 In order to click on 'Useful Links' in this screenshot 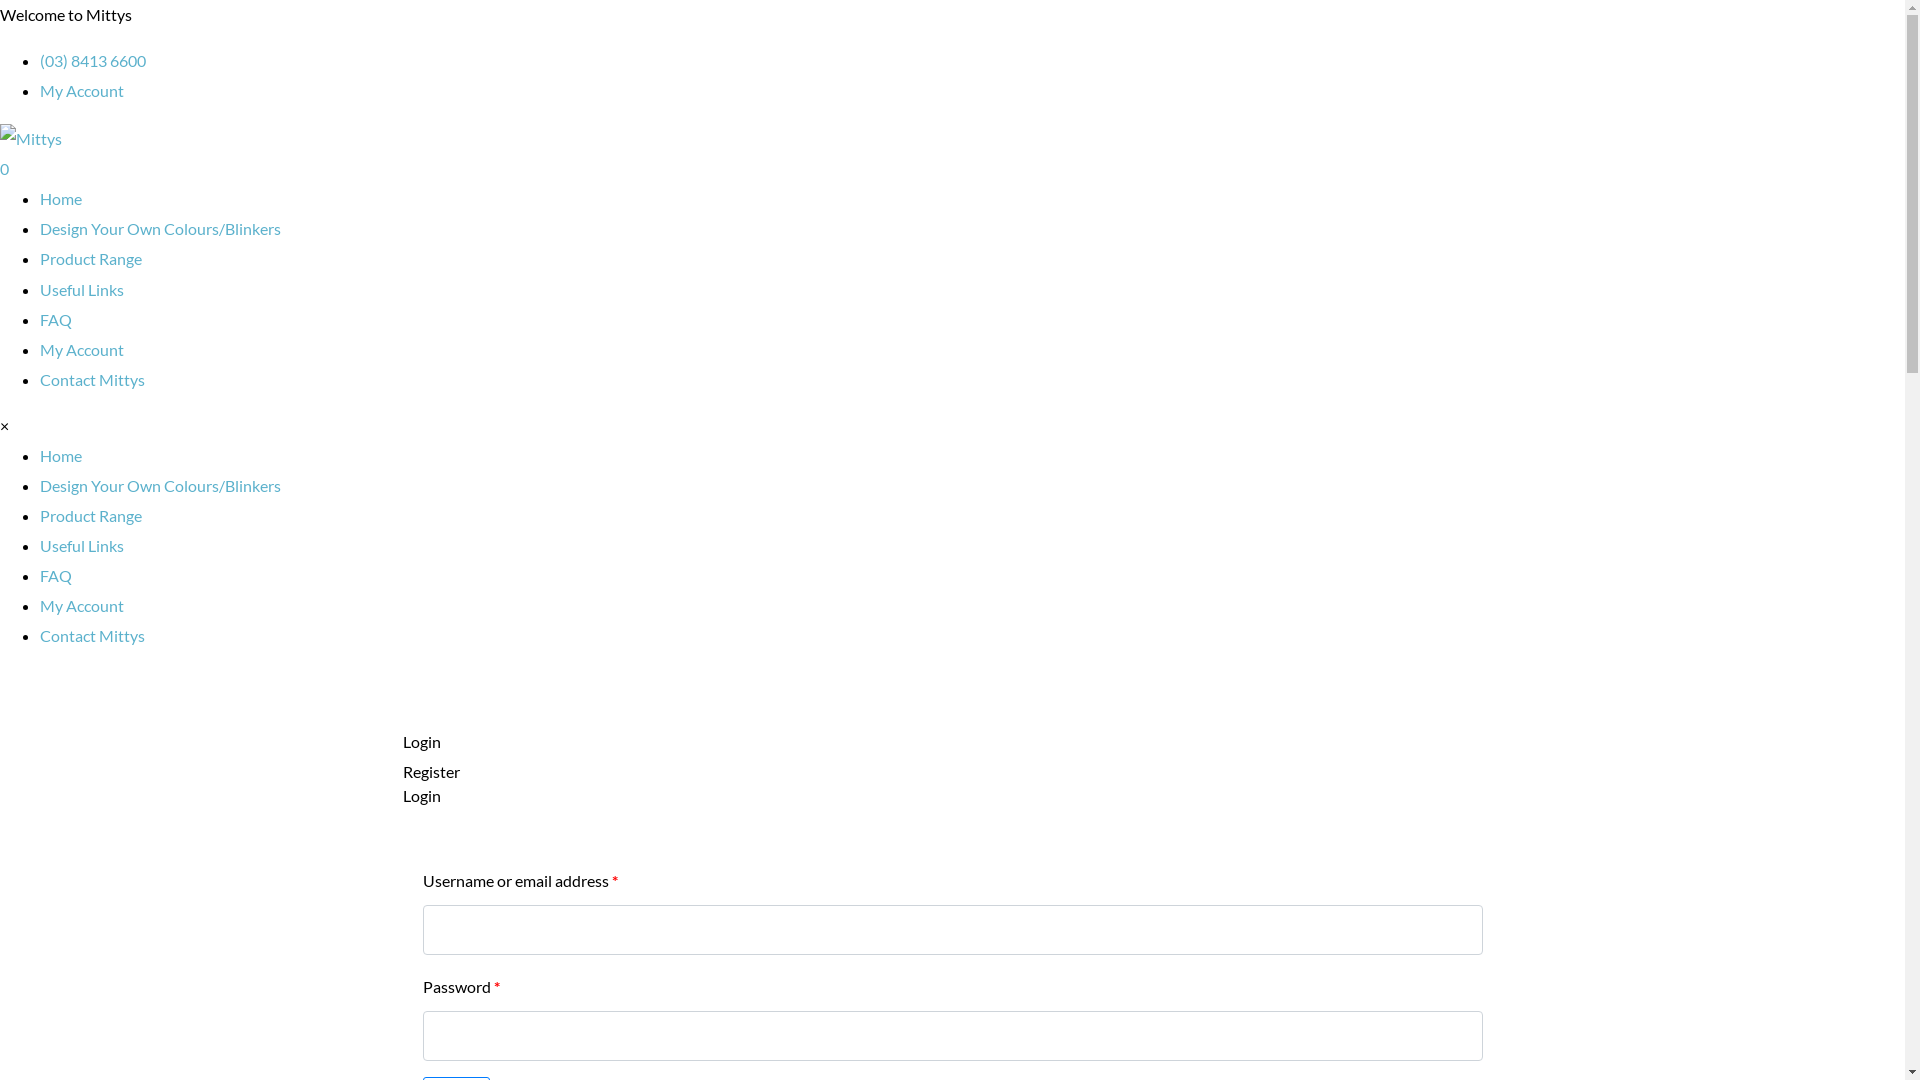, I will do `click(39, 289)`.